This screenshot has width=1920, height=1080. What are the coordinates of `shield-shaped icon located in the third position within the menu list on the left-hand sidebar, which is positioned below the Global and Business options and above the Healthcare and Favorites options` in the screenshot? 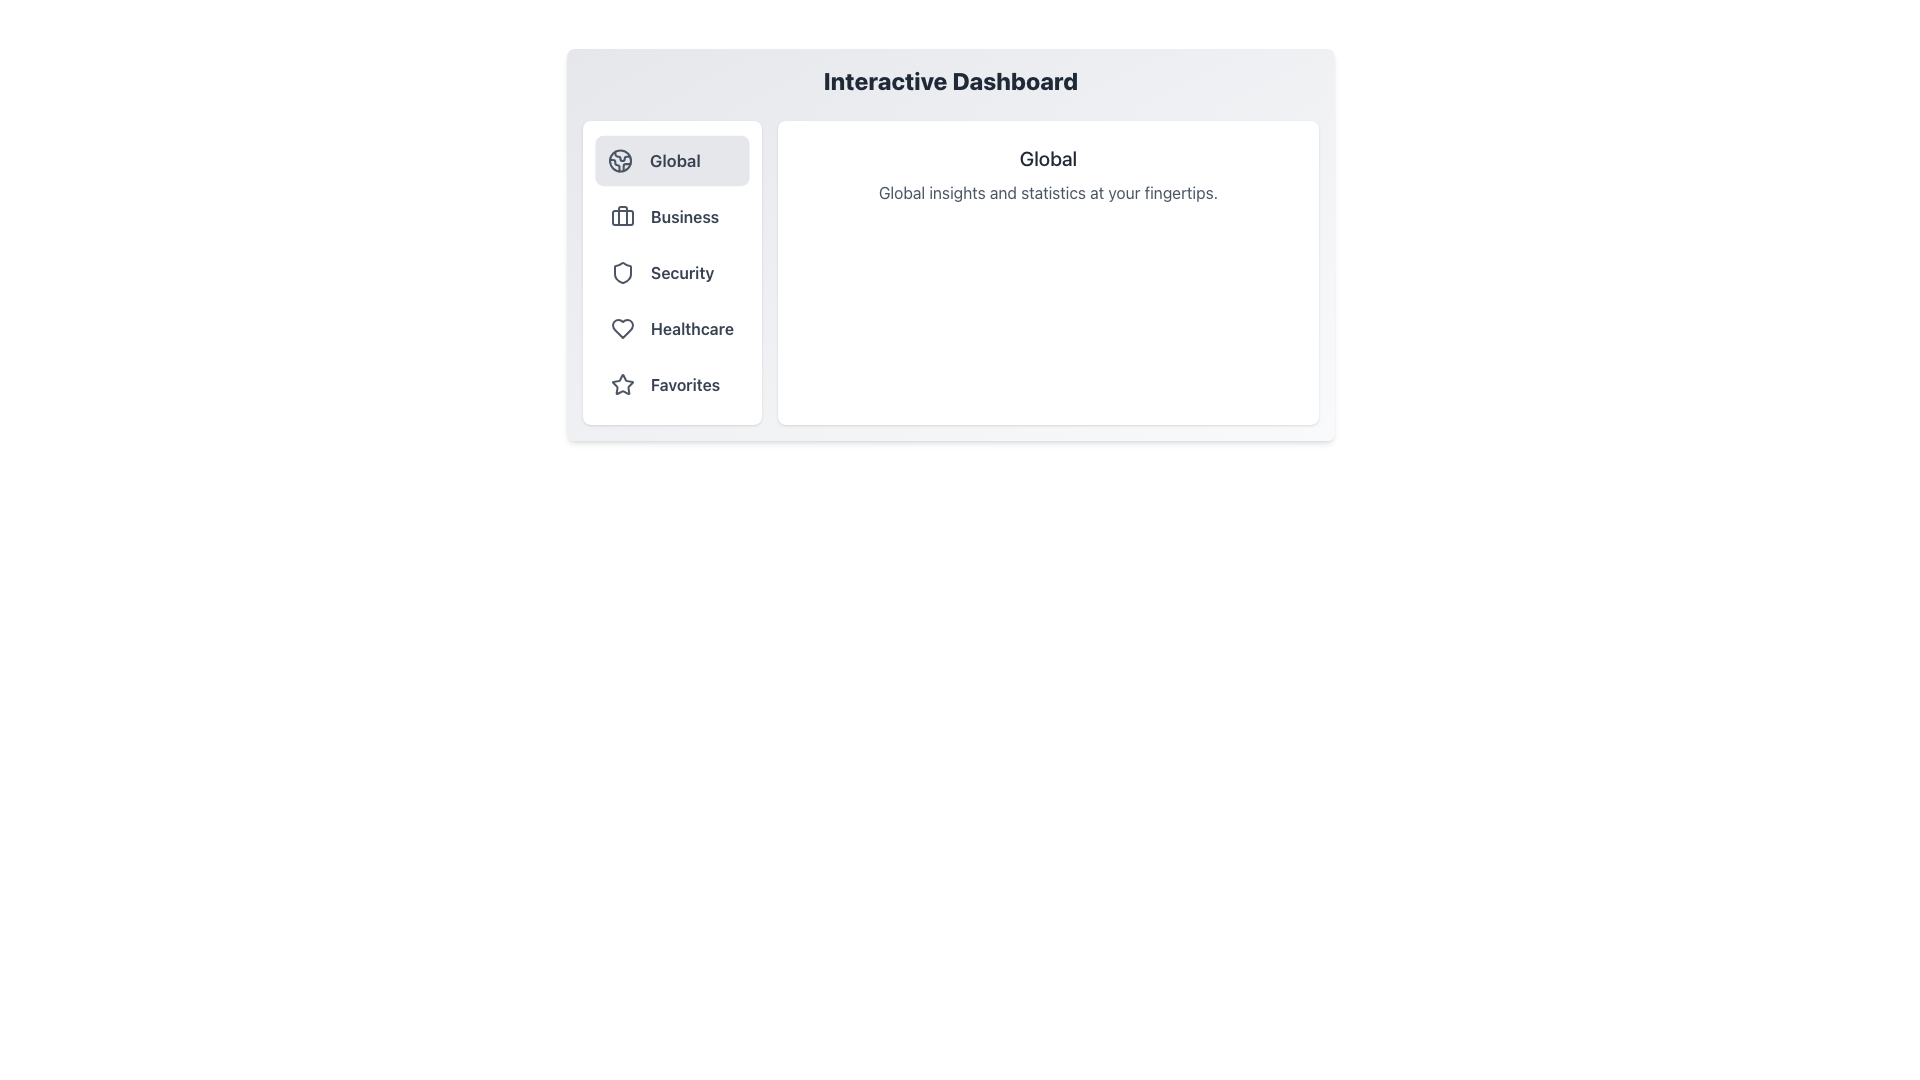 It's located at (622, 273).